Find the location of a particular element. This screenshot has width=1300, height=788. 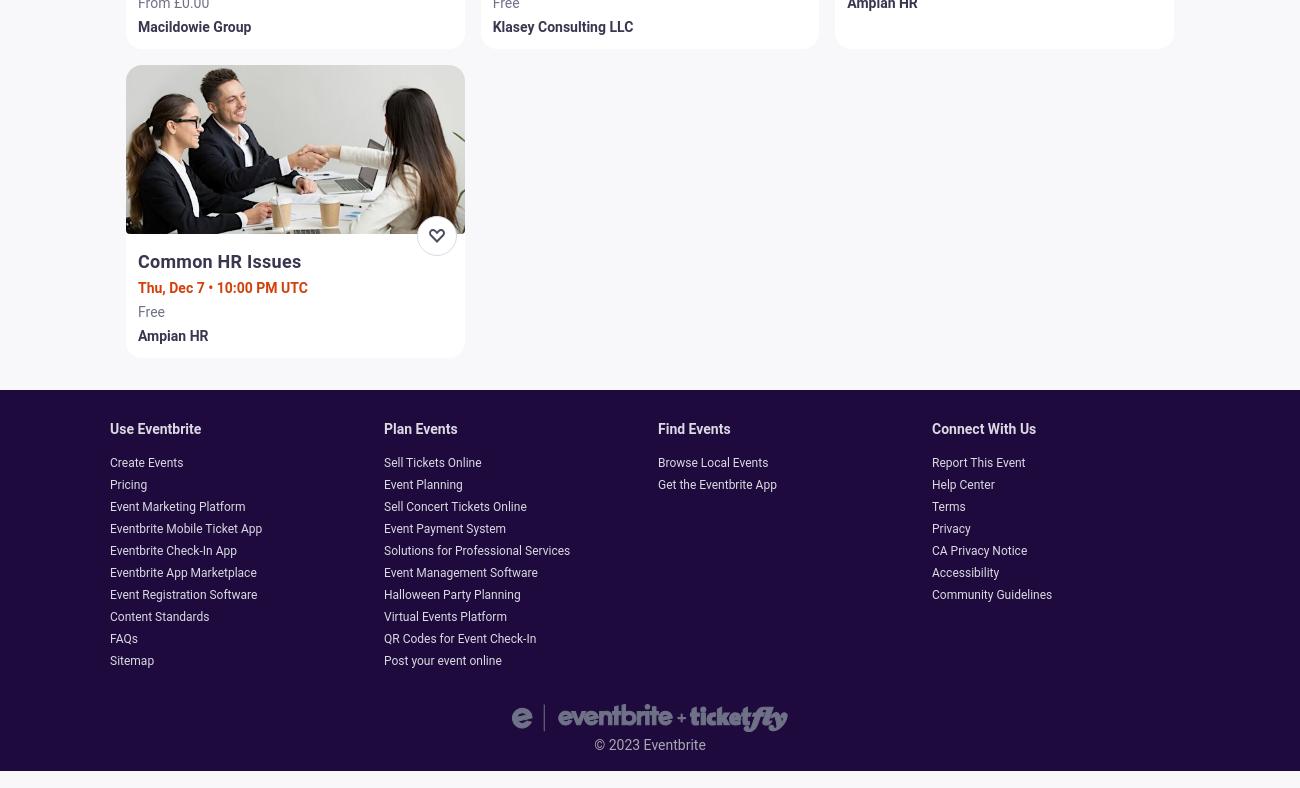

'Event Marketing Platform' is located at coordinates (108, 506).